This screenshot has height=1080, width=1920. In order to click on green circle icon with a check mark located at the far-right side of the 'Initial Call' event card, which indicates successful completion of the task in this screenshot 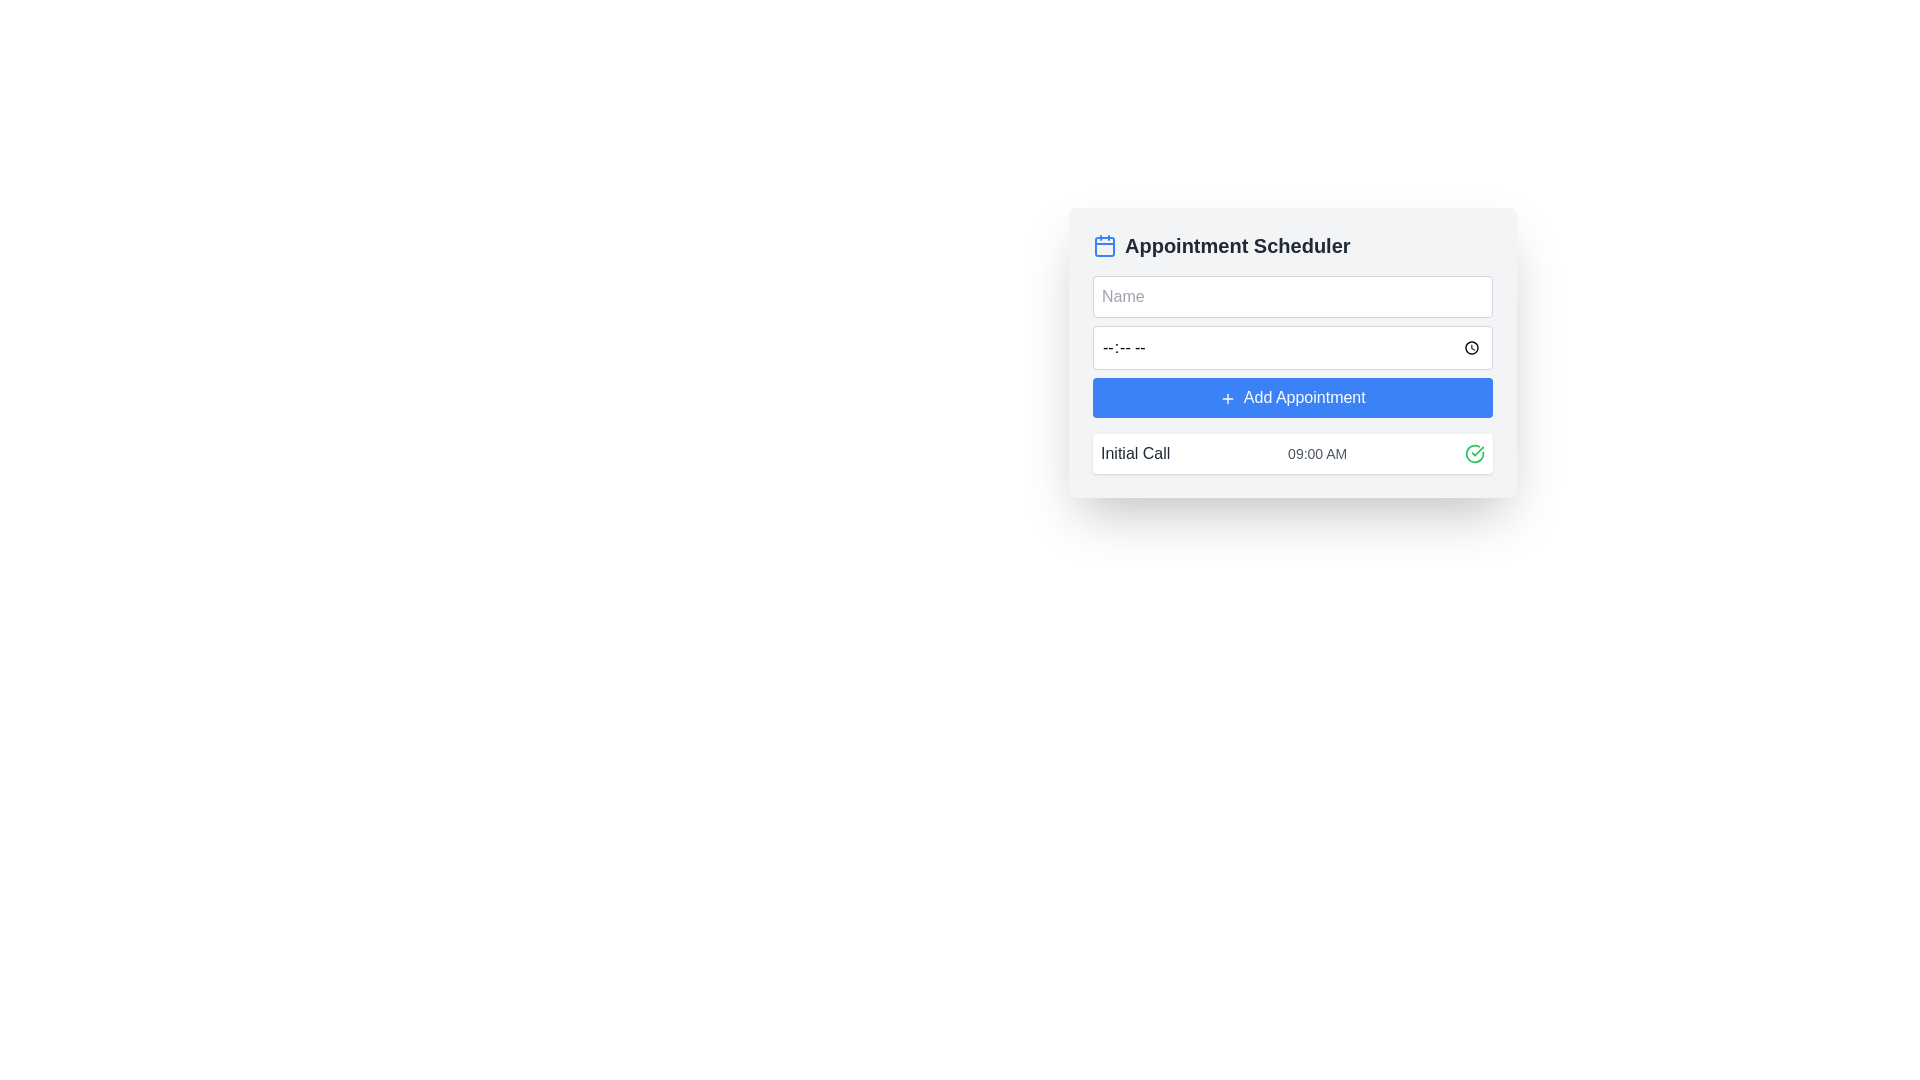, I will do `click(1474, 454)`.